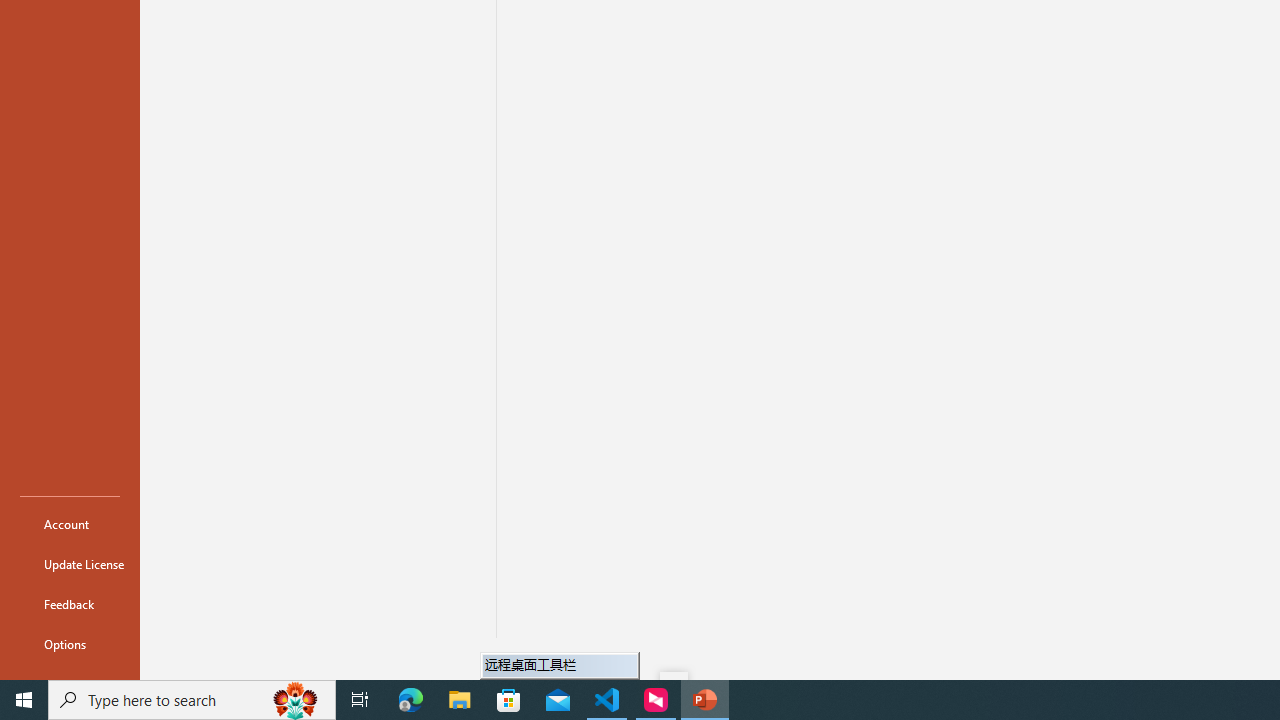 This screenshot has width=1280, height=720. What do you see at coordinates (69, 564) in the screenshot?
I see `'Update License'` at bounding box center [69, 564].